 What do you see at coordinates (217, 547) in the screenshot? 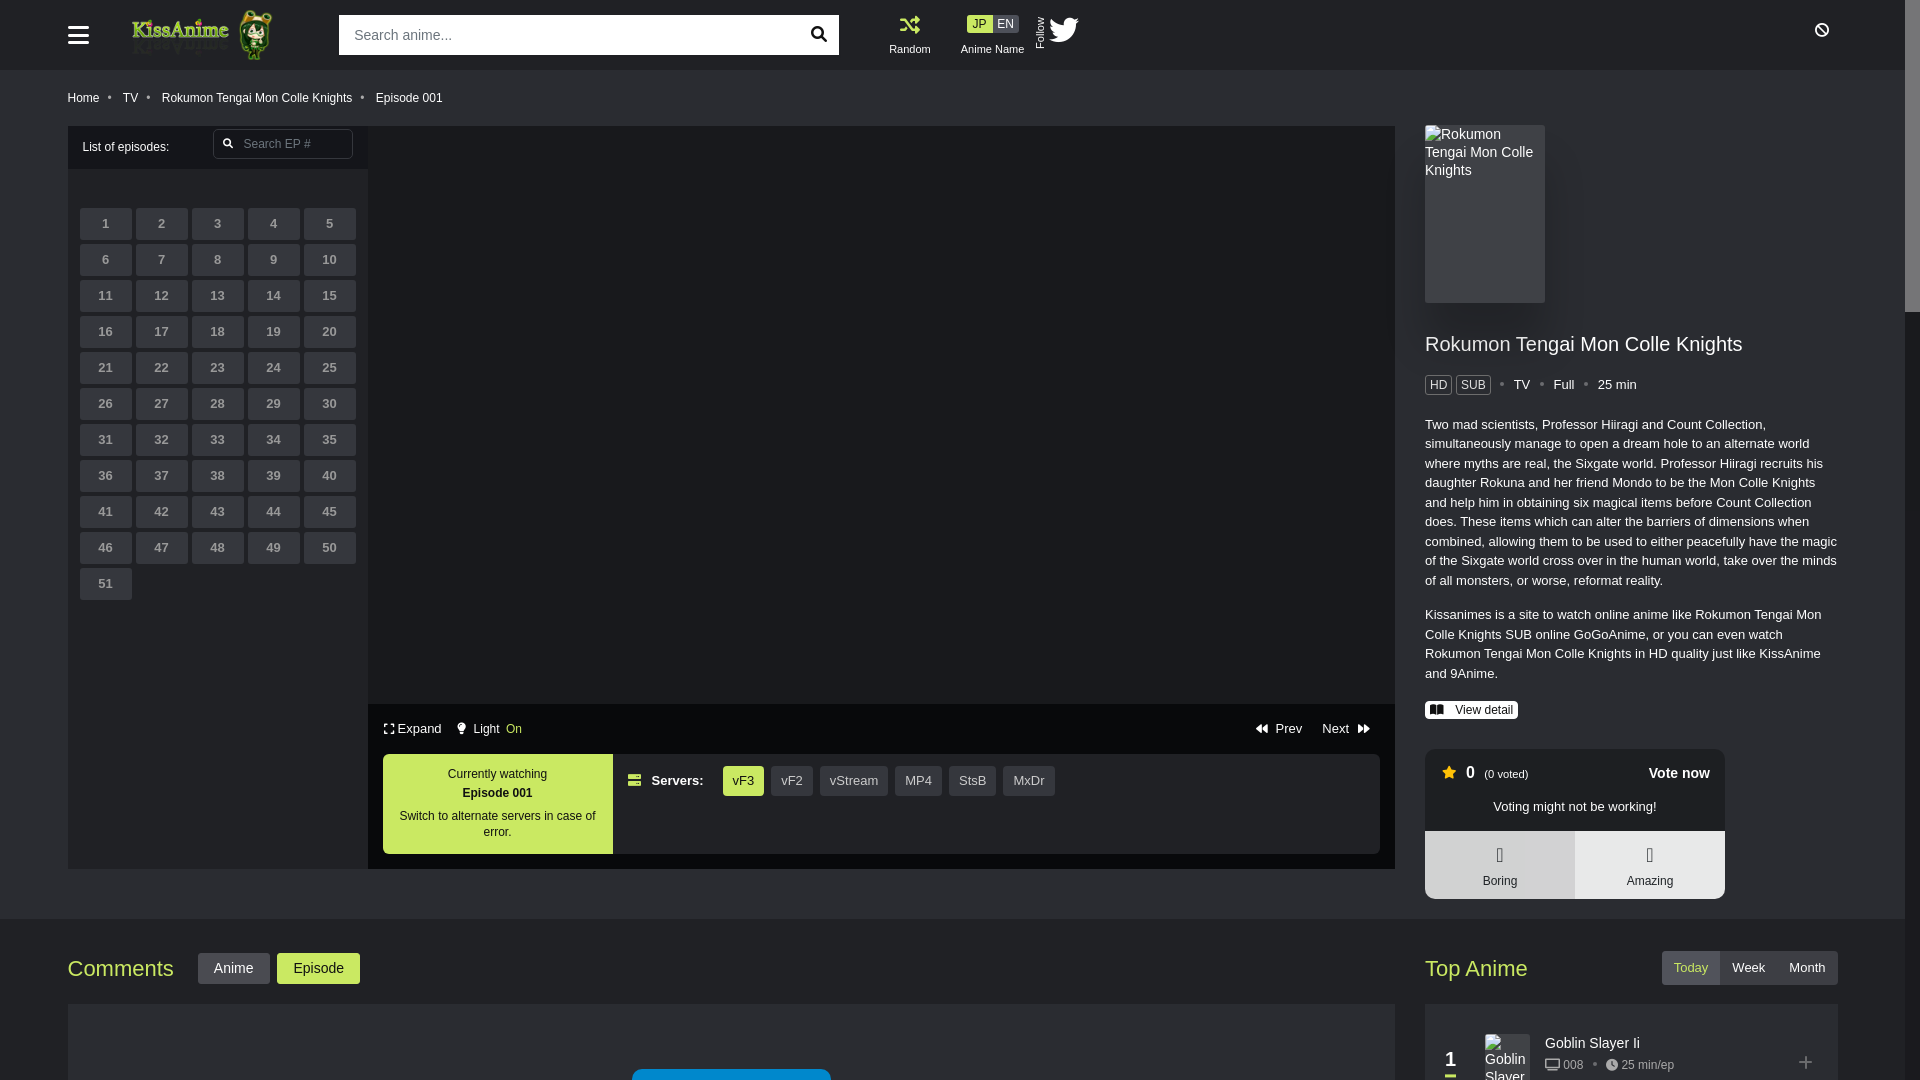
I see `'48'` at bounding box center [217, 547].